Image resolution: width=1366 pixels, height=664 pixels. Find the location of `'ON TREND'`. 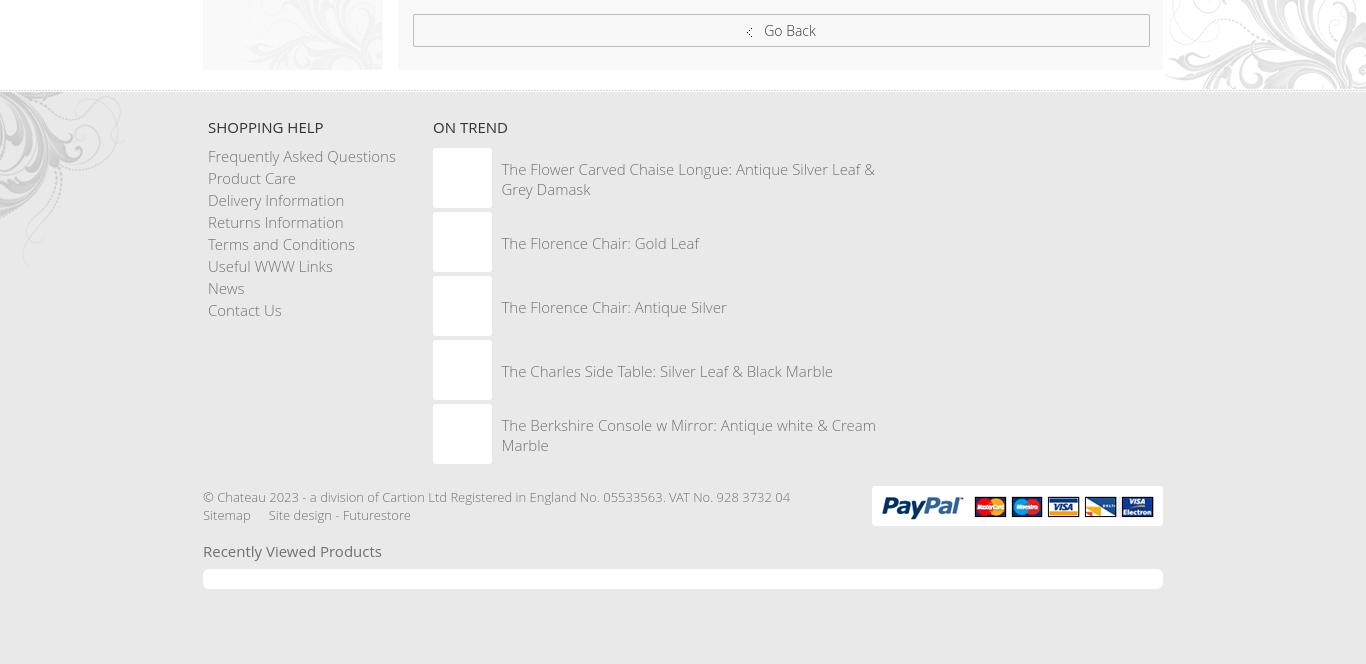

'ON TREND' is located at coordinates (470, 126).